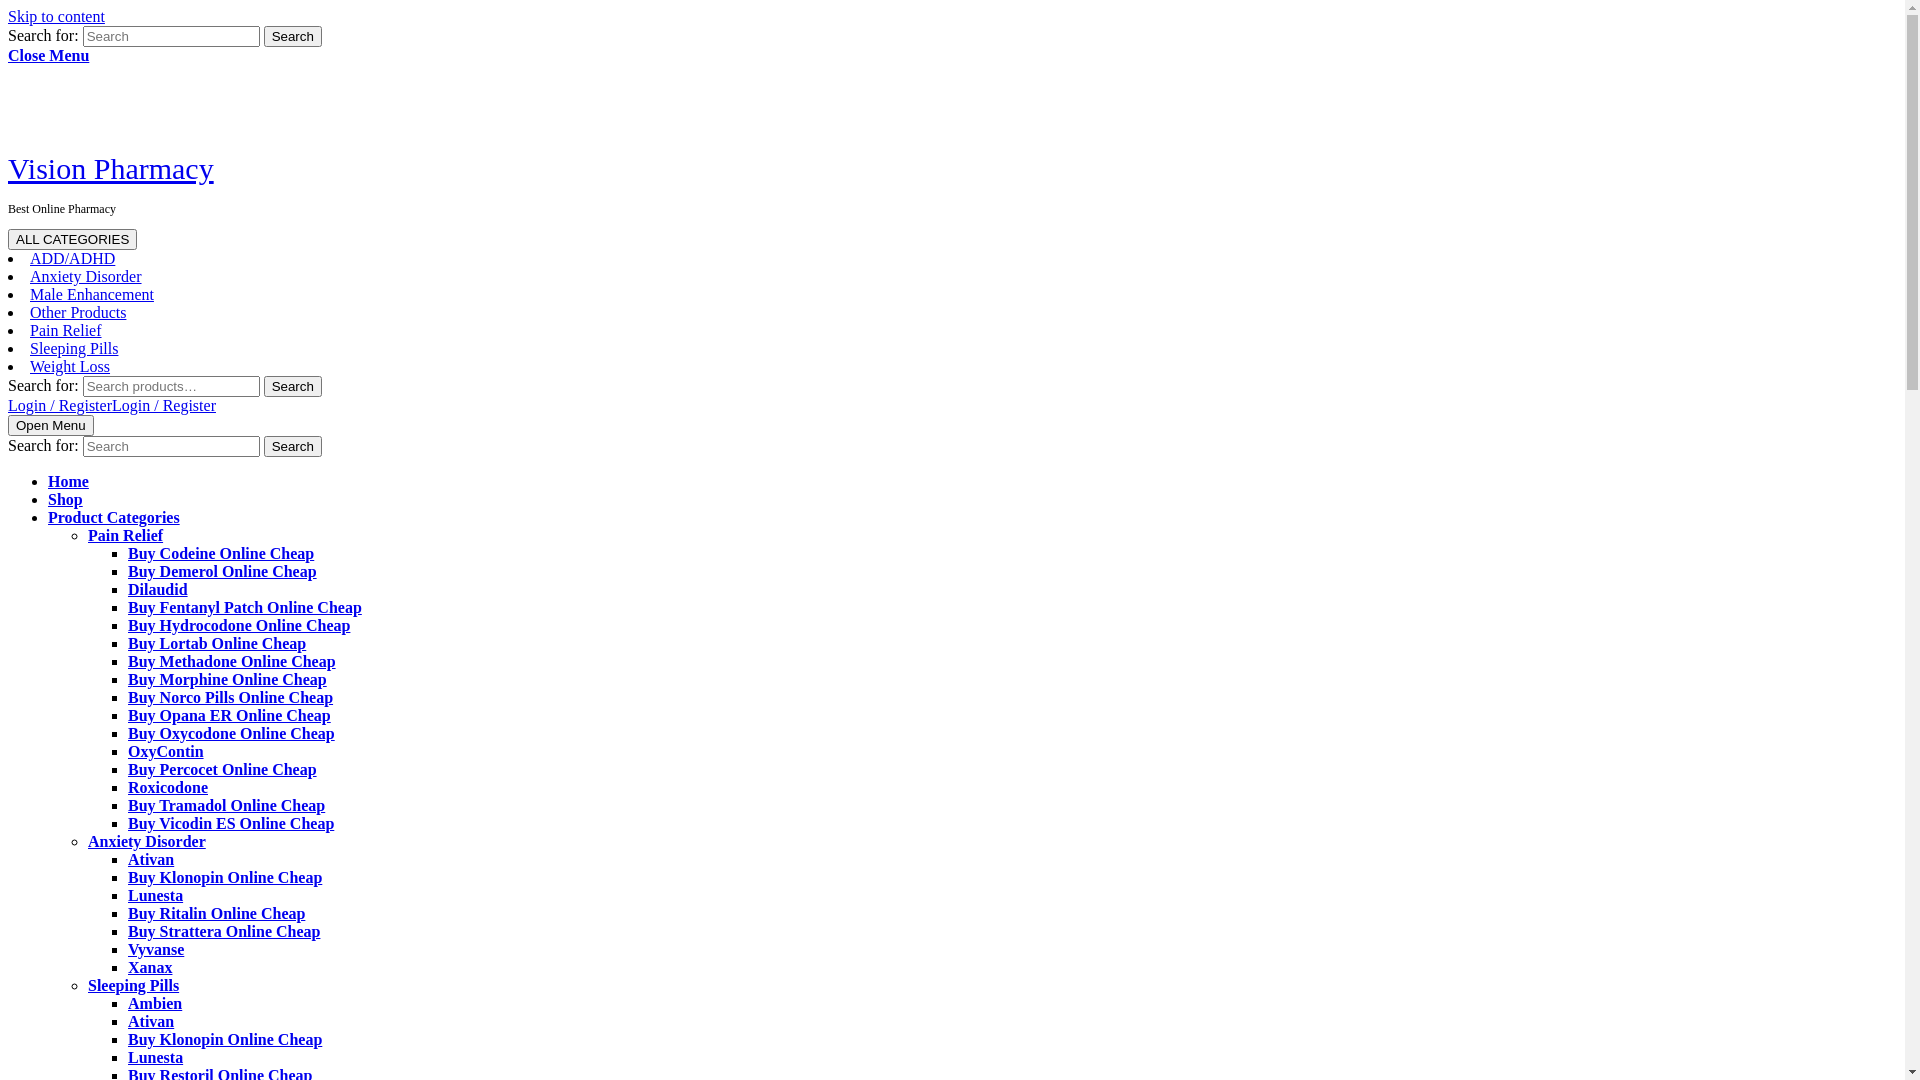 The image size is (1920, 1080). What do you see at coordinates (168, 786) in the screenshot?
I see `'Roxicodone'` at bounding box center [168, 786].